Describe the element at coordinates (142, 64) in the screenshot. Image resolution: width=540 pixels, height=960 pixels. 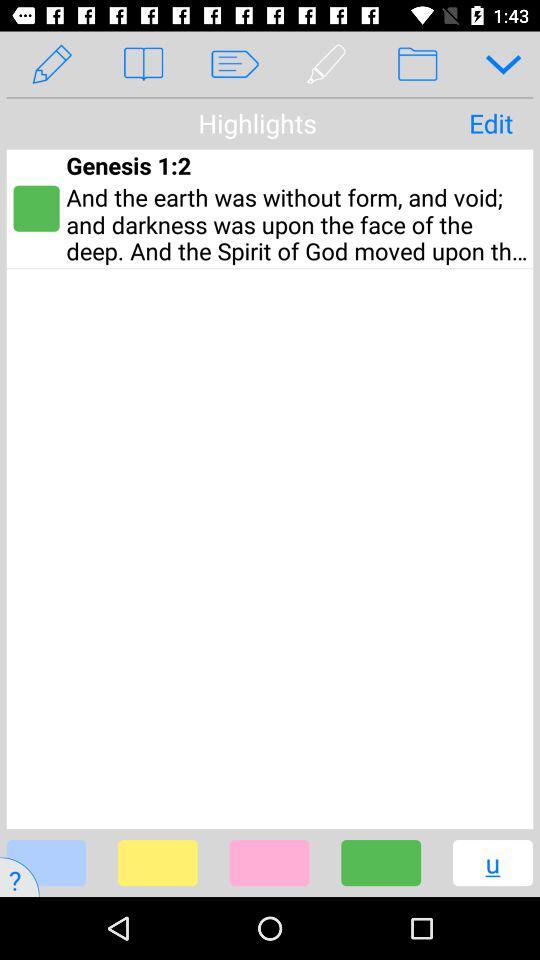
I see `the book icon` at that location.